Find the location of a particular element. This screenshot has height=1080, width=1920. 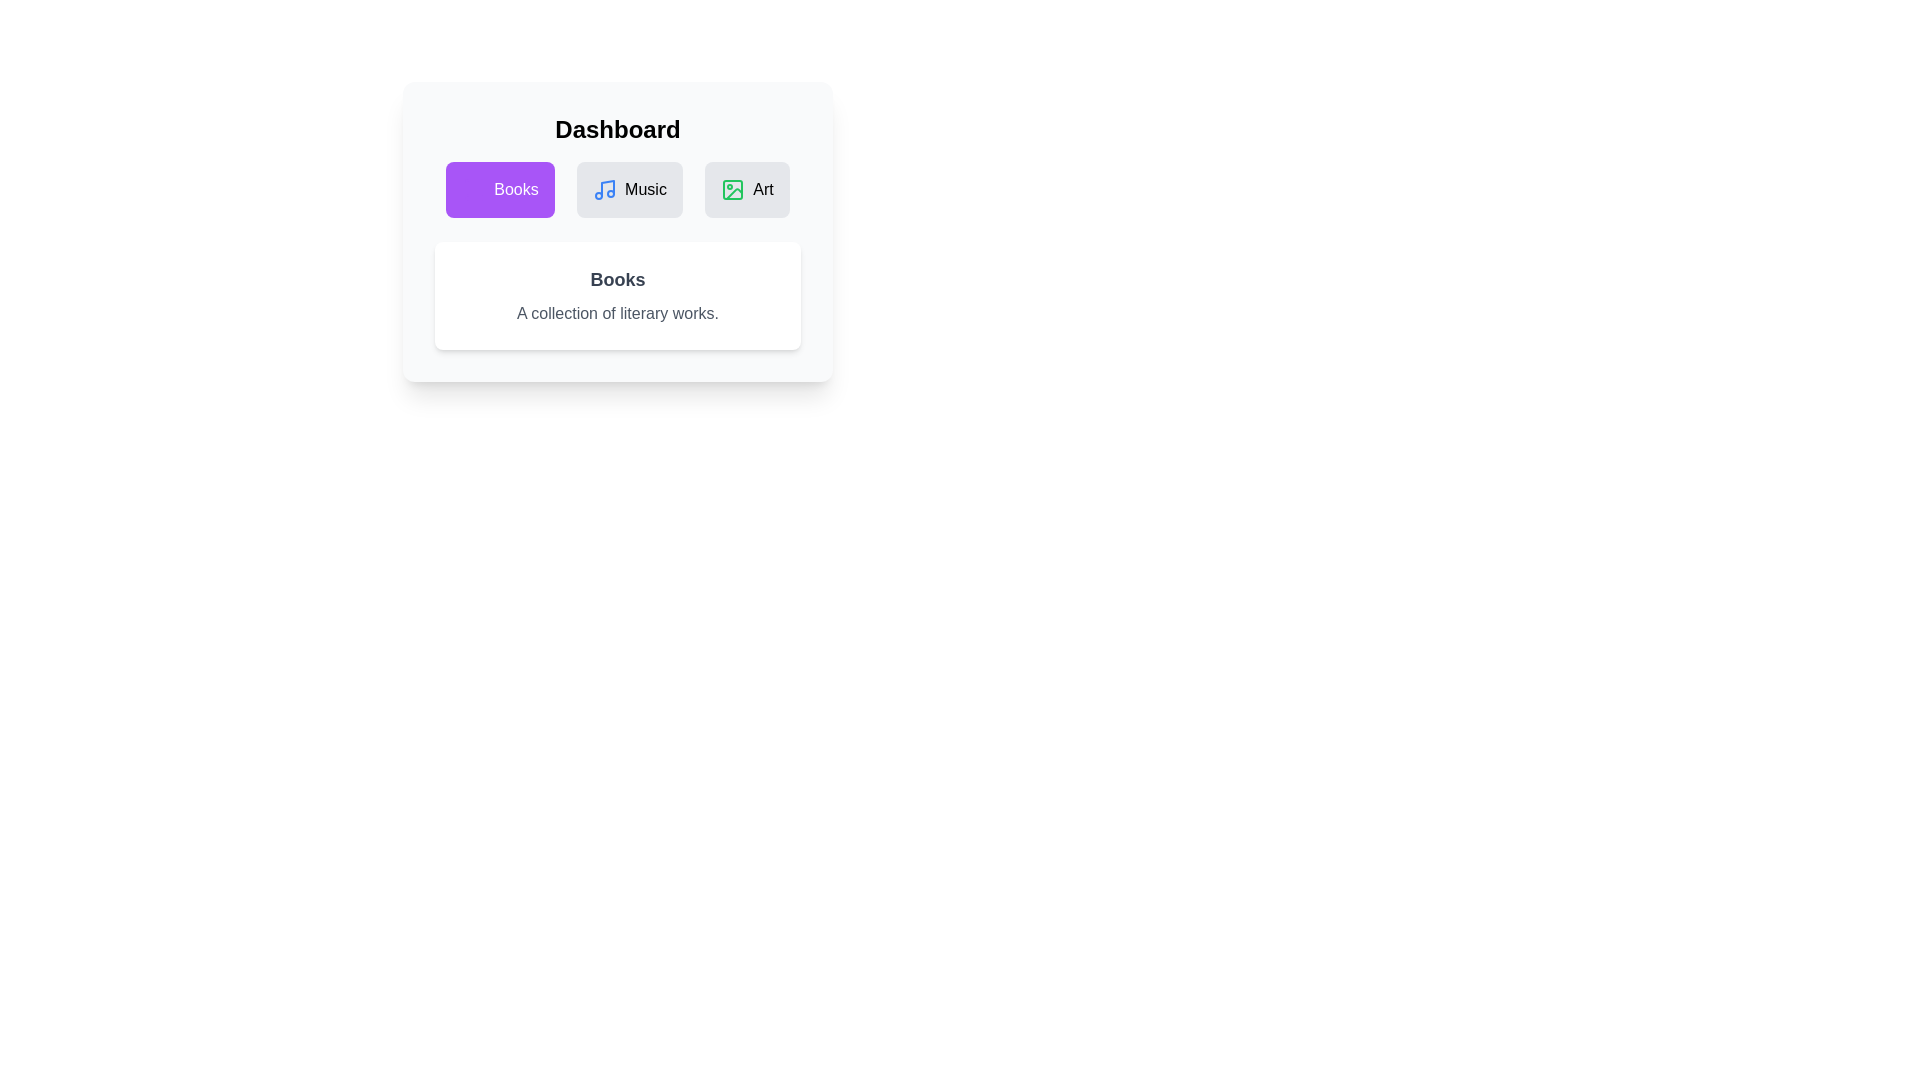

the tab icon corresponding to Art is located at coordinates (746, 189).